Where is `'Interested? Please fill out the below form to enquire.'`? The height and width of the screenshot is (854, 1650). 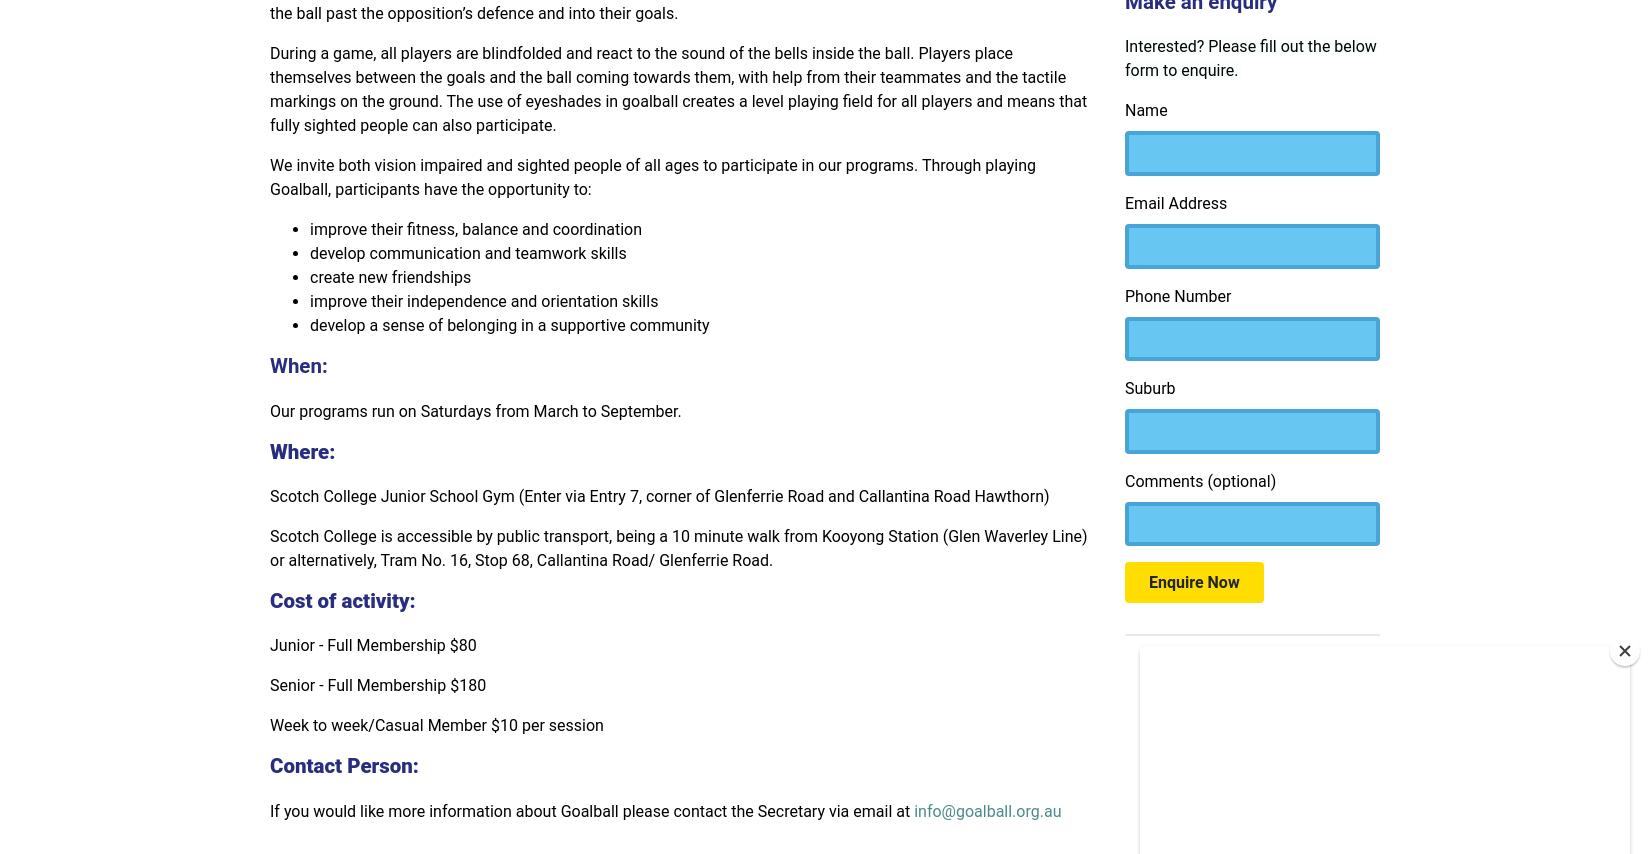 'Interested? Please fill out the below form to enquire.' is located at coordinates (1249, 58).